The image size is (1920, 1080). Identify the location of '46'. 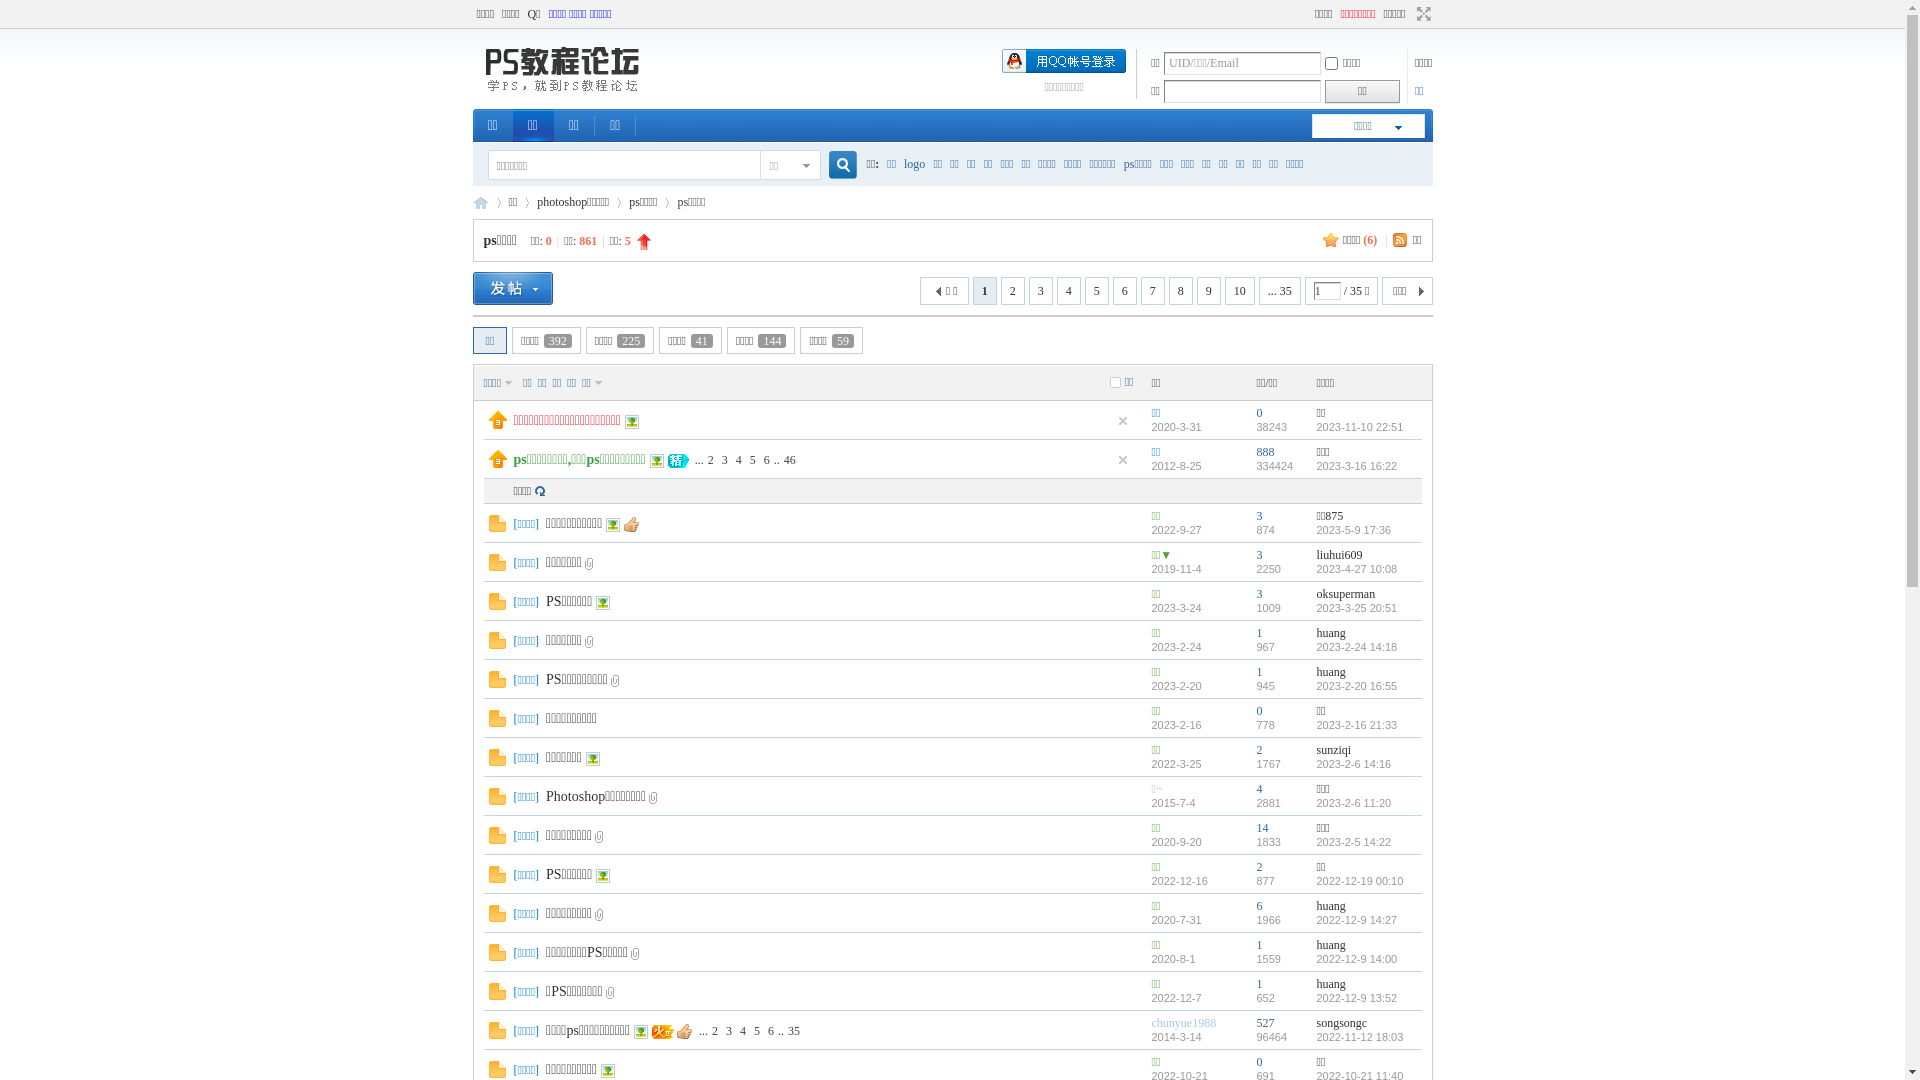
(789, 459).